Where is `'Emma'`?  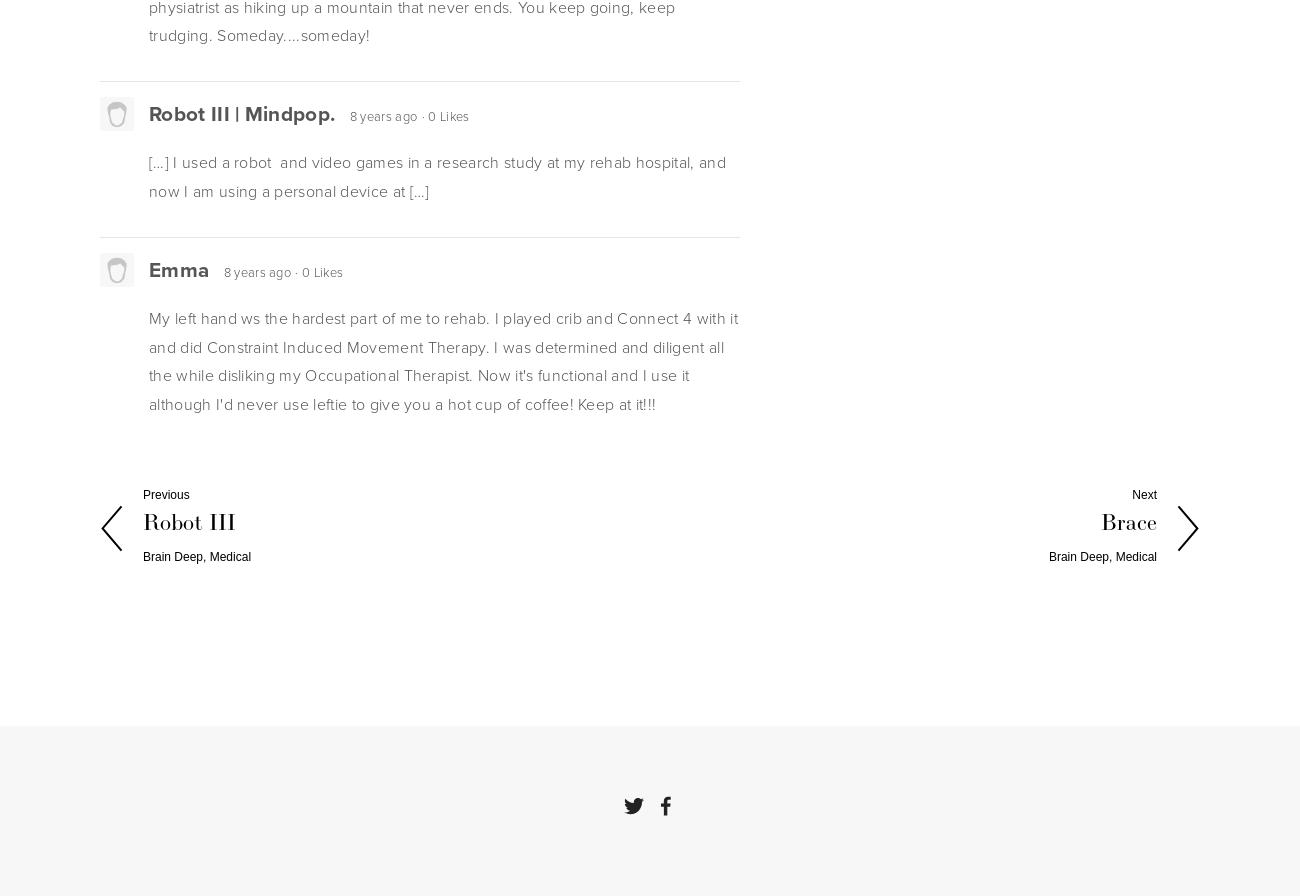
'Emma' is located at coordinates (179, 268).